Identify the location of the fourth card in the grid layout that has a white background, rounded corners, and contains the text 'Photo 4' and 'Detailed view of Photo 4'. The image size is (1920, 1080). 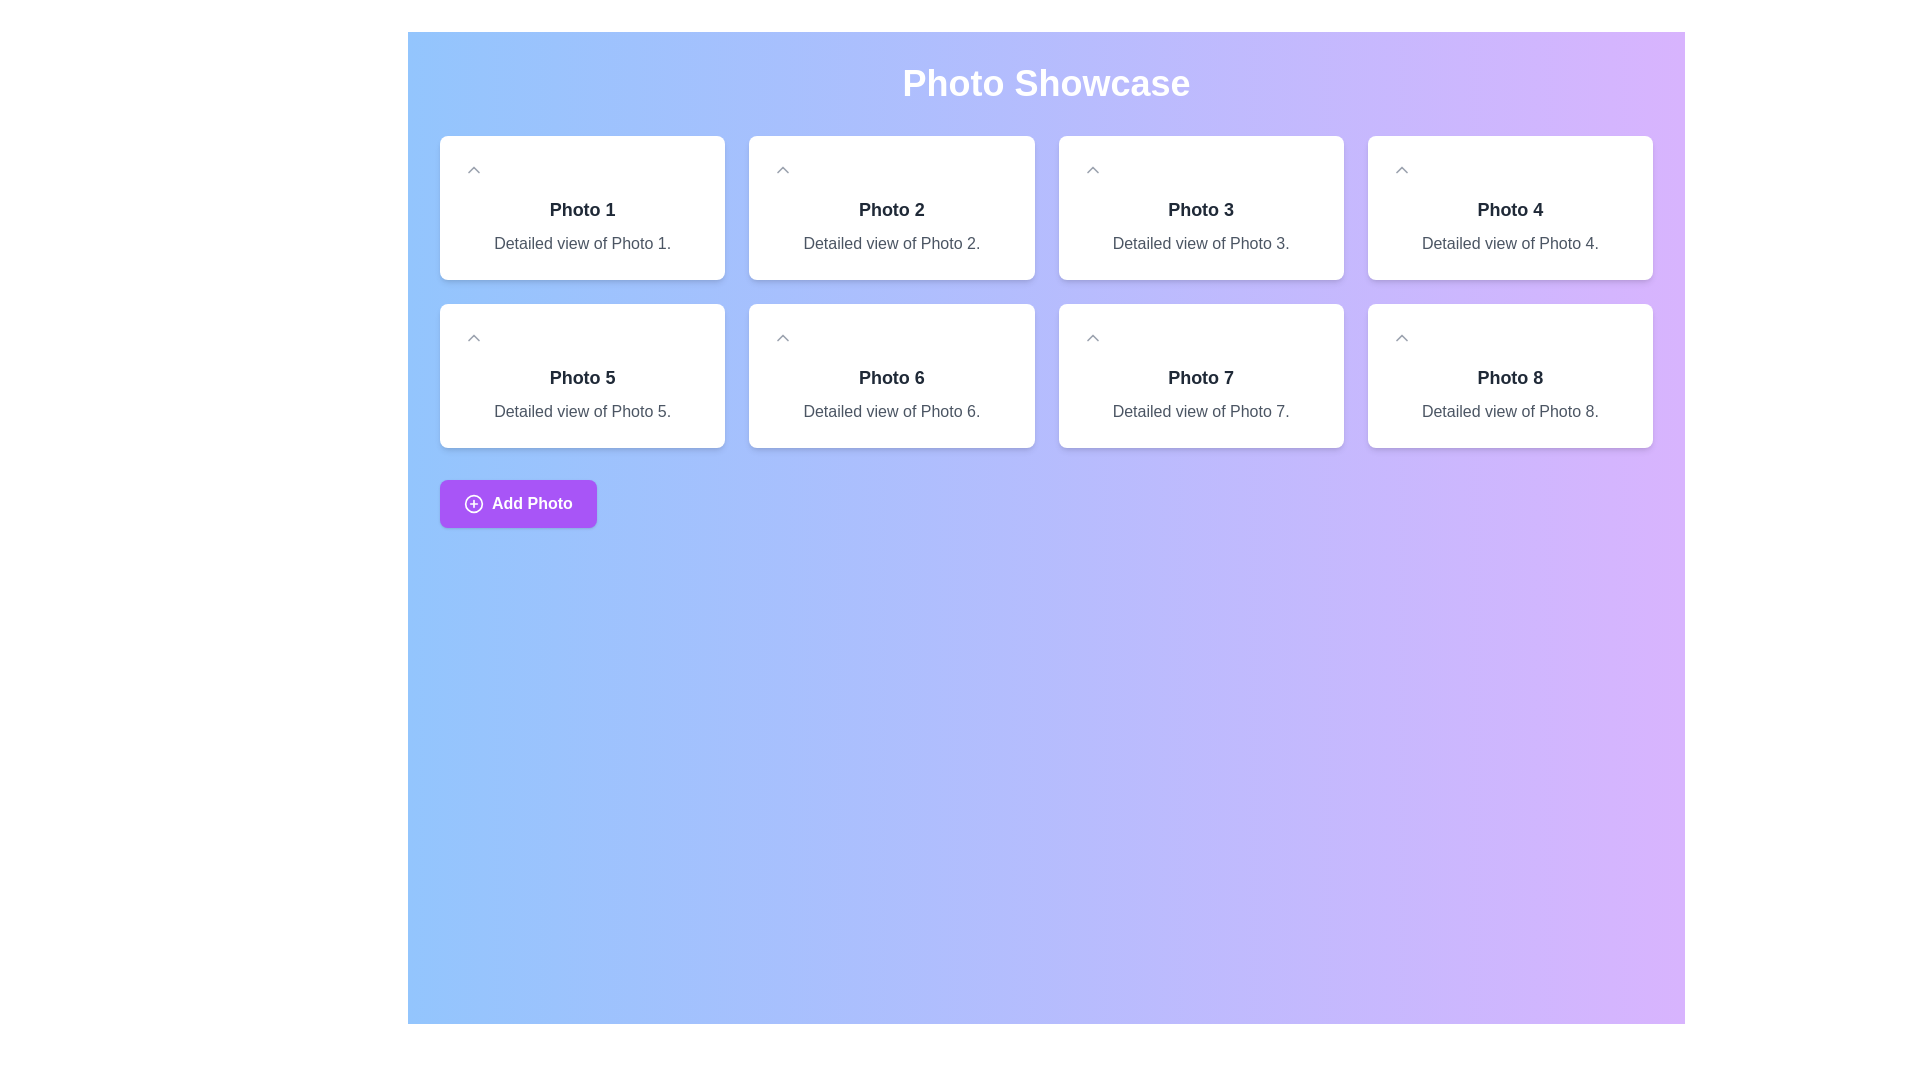
(1510, 208).